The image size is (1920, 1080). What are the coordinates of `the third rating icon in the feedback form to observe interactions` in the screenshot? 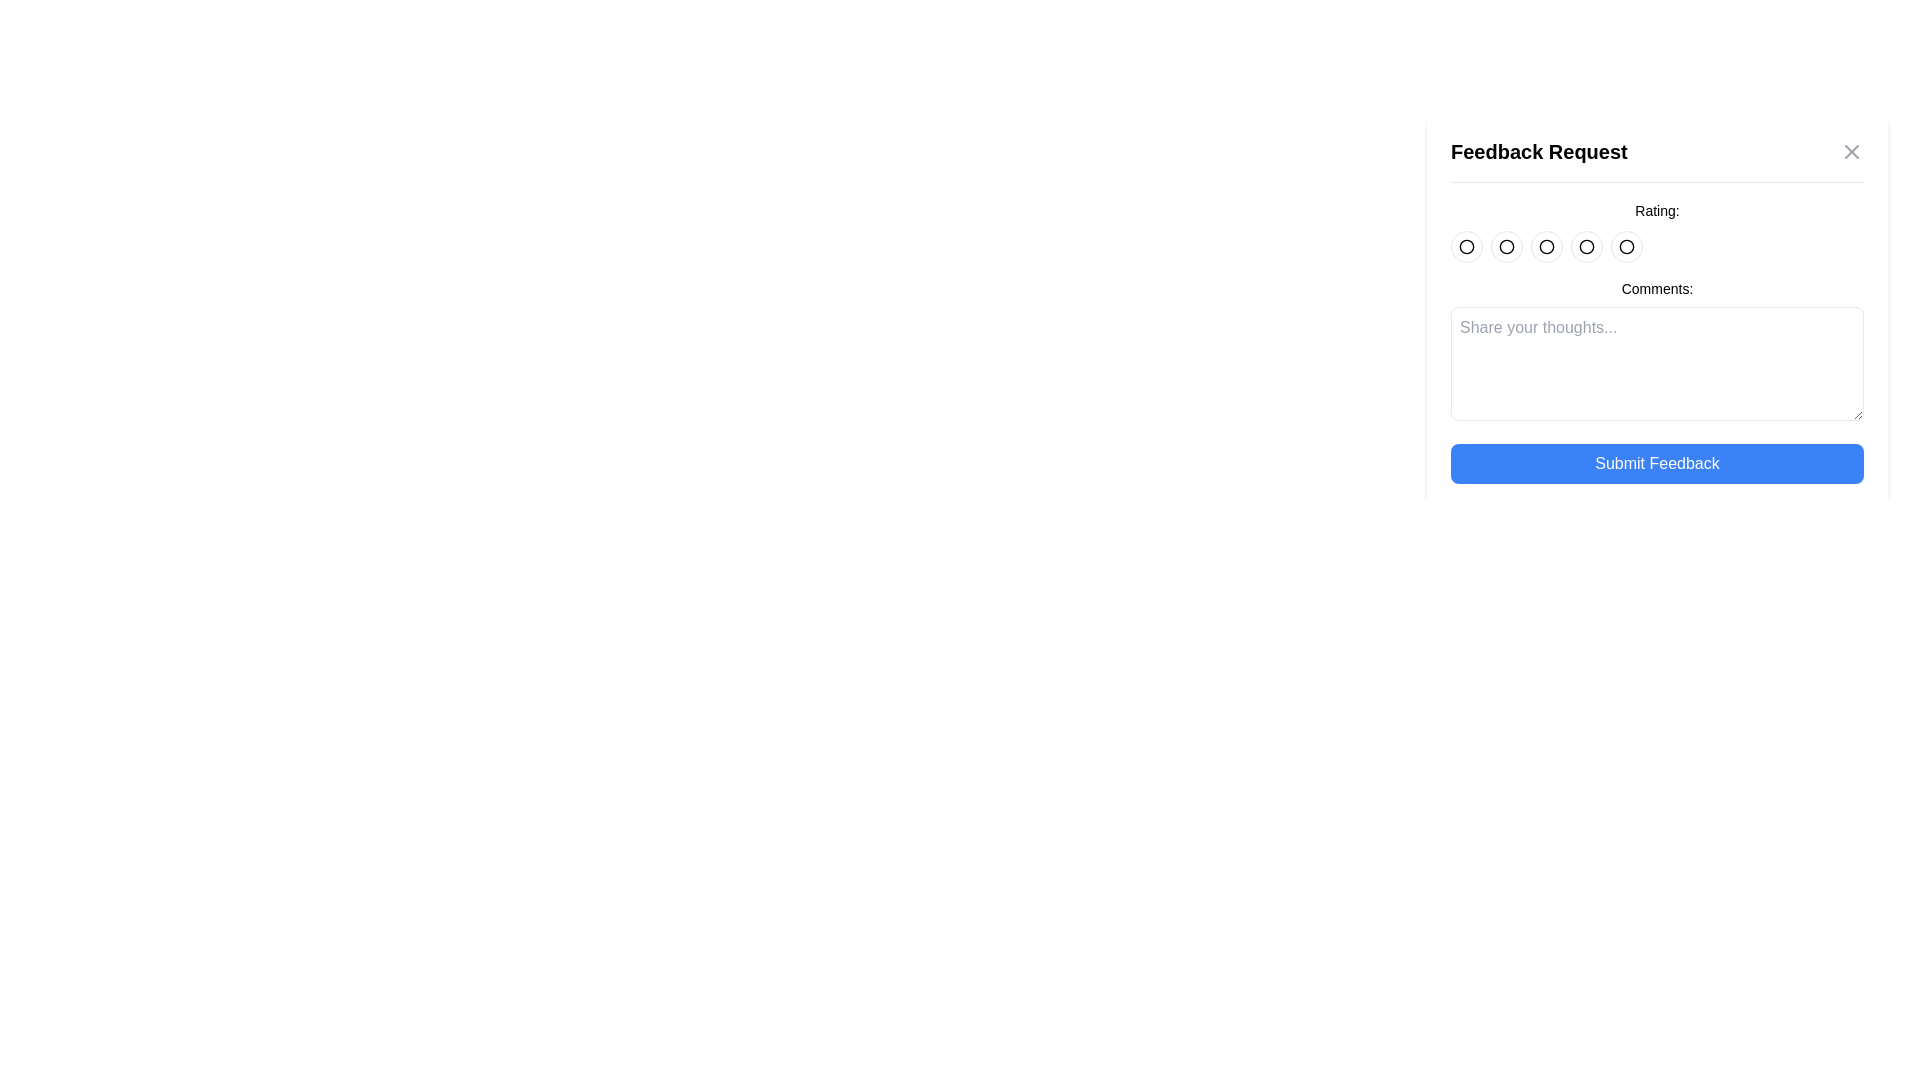 It's located at (1545, 245).